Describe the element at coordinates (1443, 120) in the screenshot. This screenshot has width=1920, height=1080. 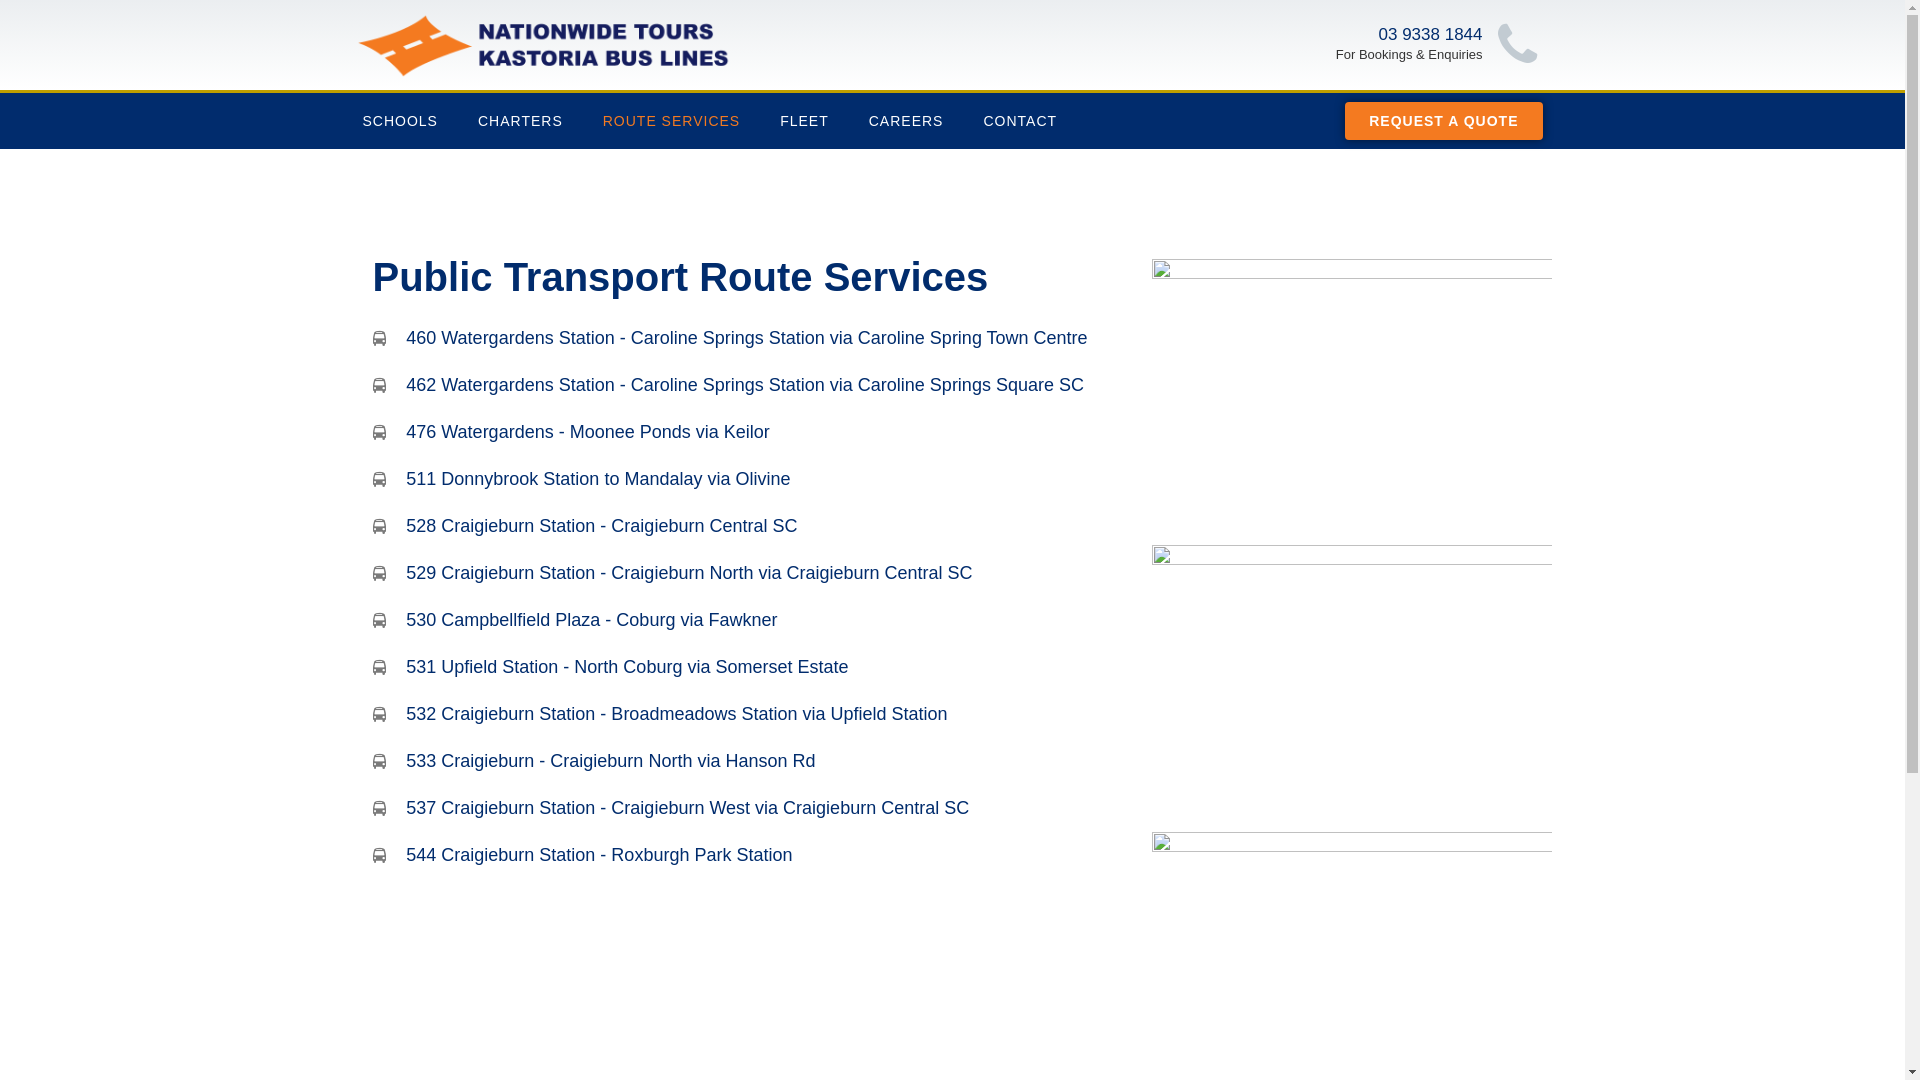
I see `'REQUEST A QUOTE'` at that location.